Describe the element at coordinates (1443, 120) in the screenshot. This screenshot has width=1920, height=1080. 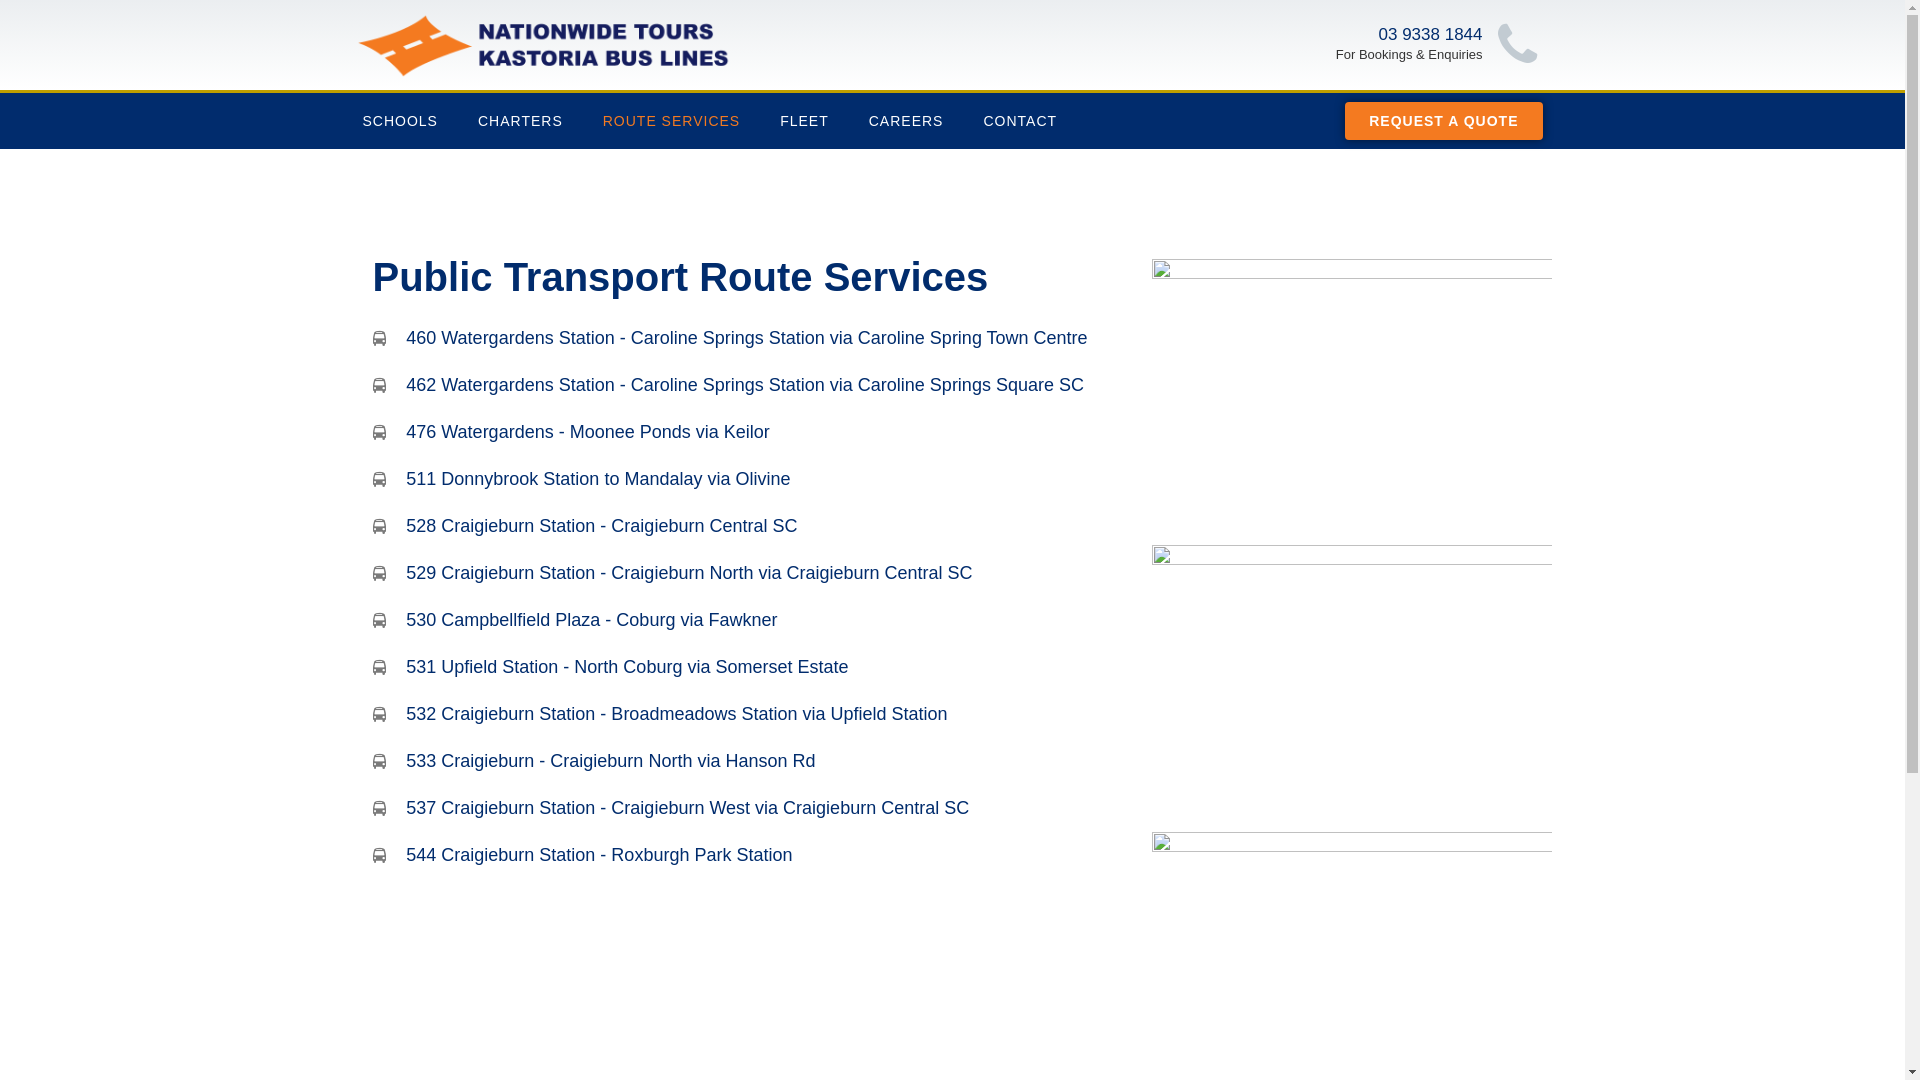
I see `'REQUEST A QUOTE'` at that location.